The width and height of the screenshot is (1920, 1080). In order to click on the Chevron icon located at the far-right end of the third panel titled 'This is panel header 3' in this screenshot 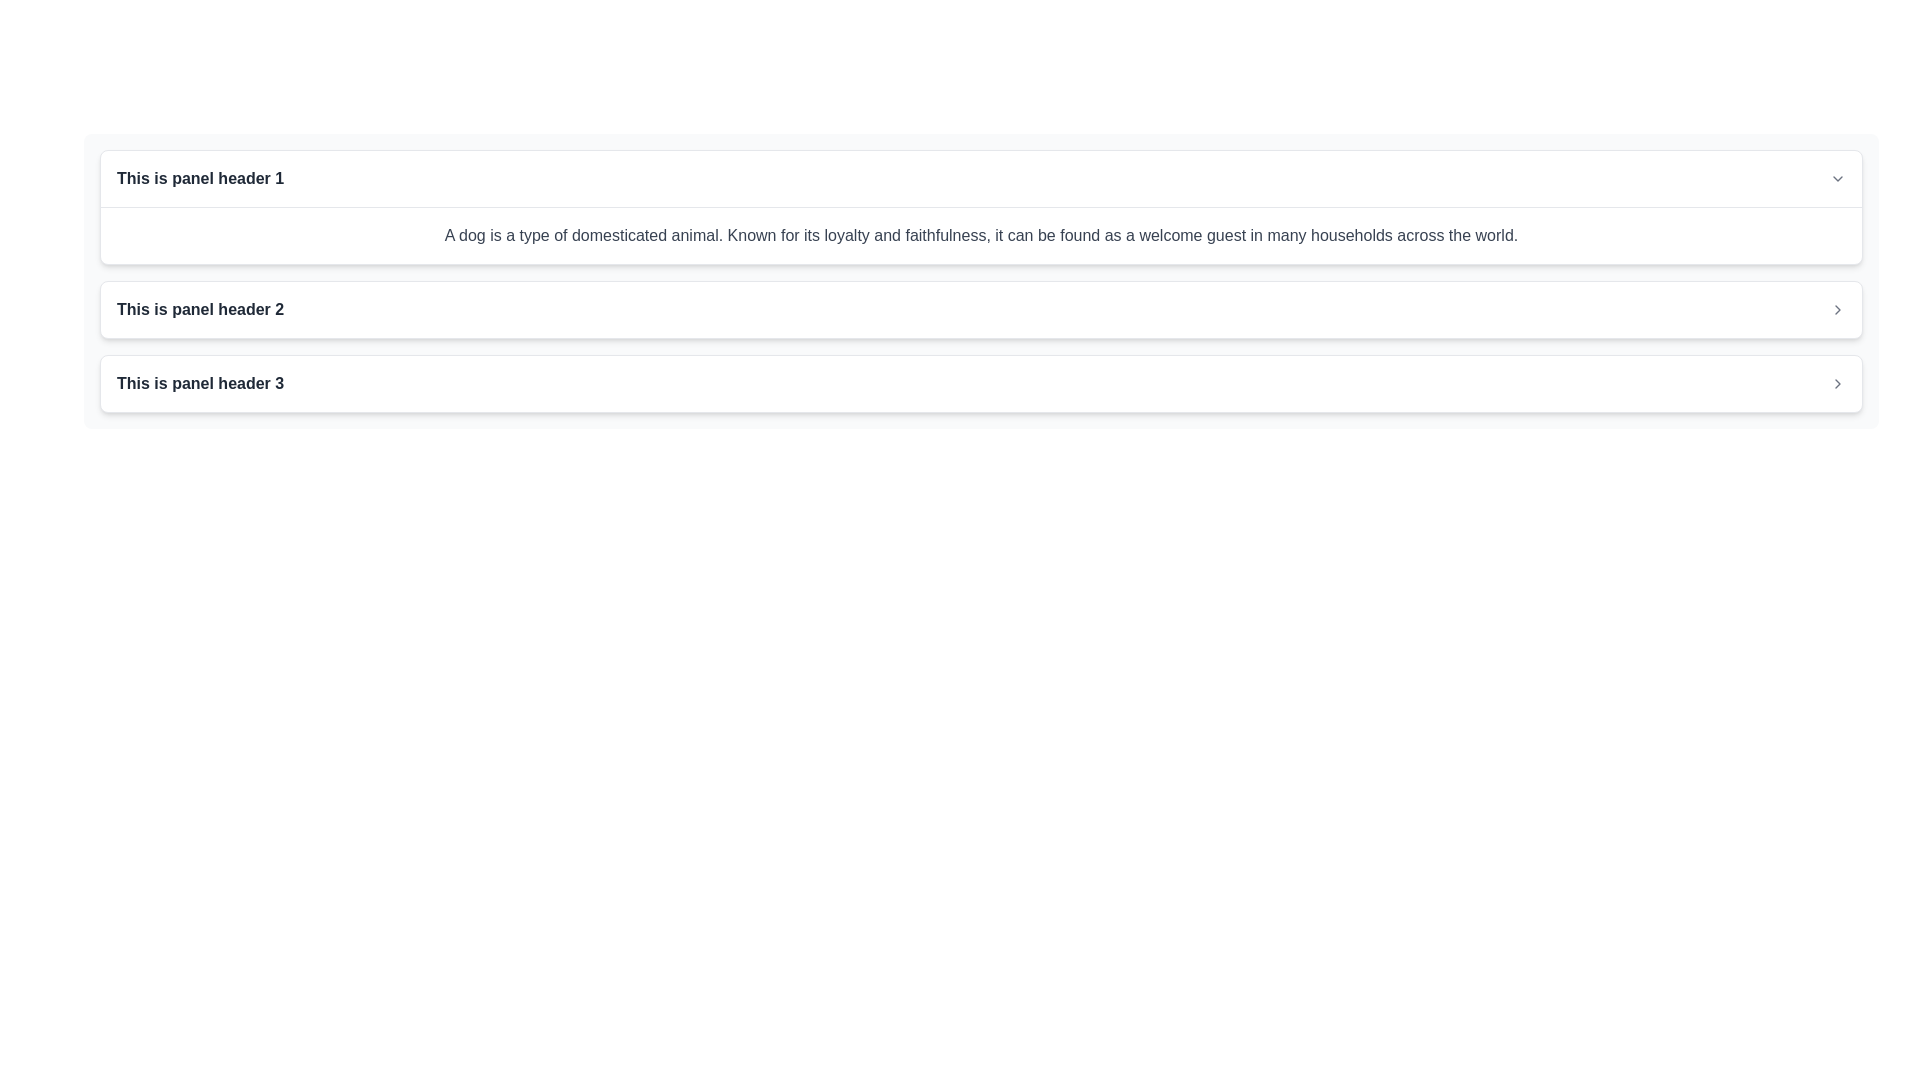, I will do `click(1838, 384)`.